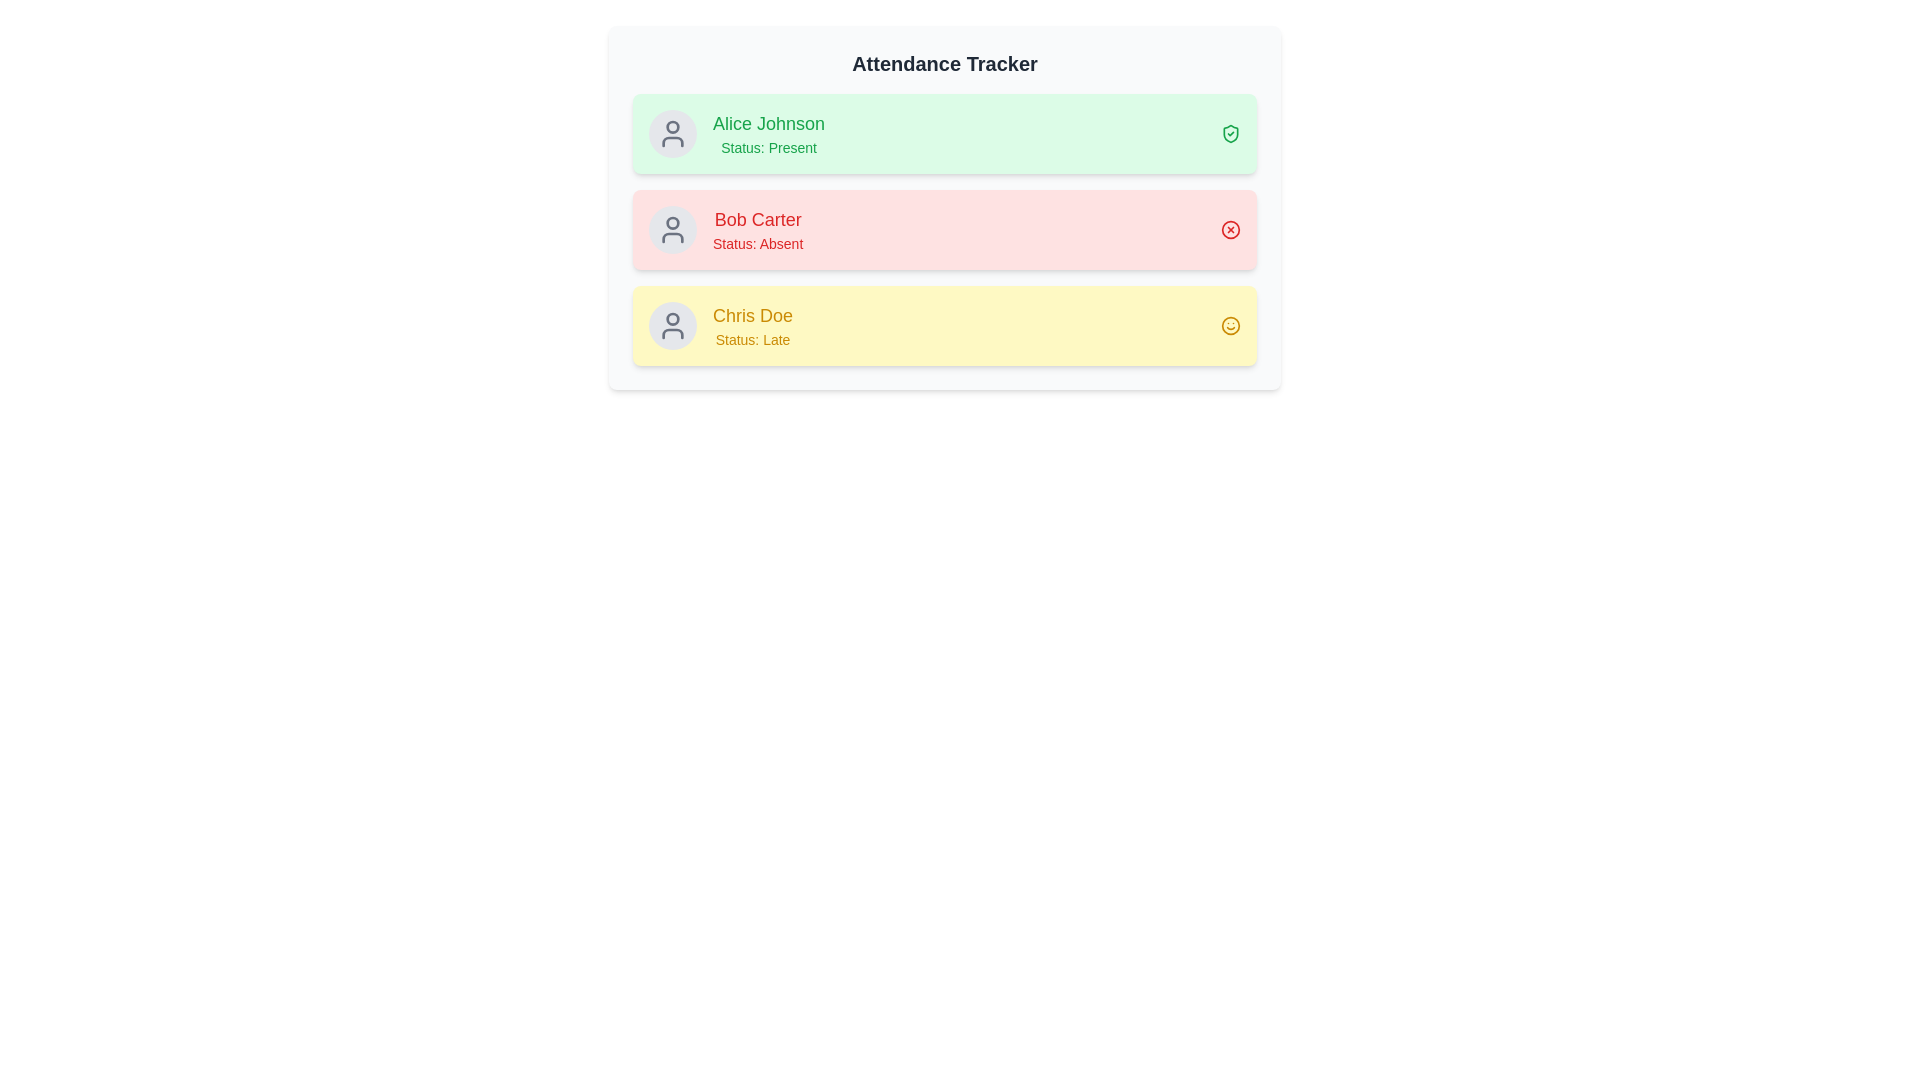 This screenshot has width=1920, height=1080. I want to click on the attendance entry for 'Chris Doe' indicating their status as 'Late' in the attendance tracker interface, so click(944, 325).